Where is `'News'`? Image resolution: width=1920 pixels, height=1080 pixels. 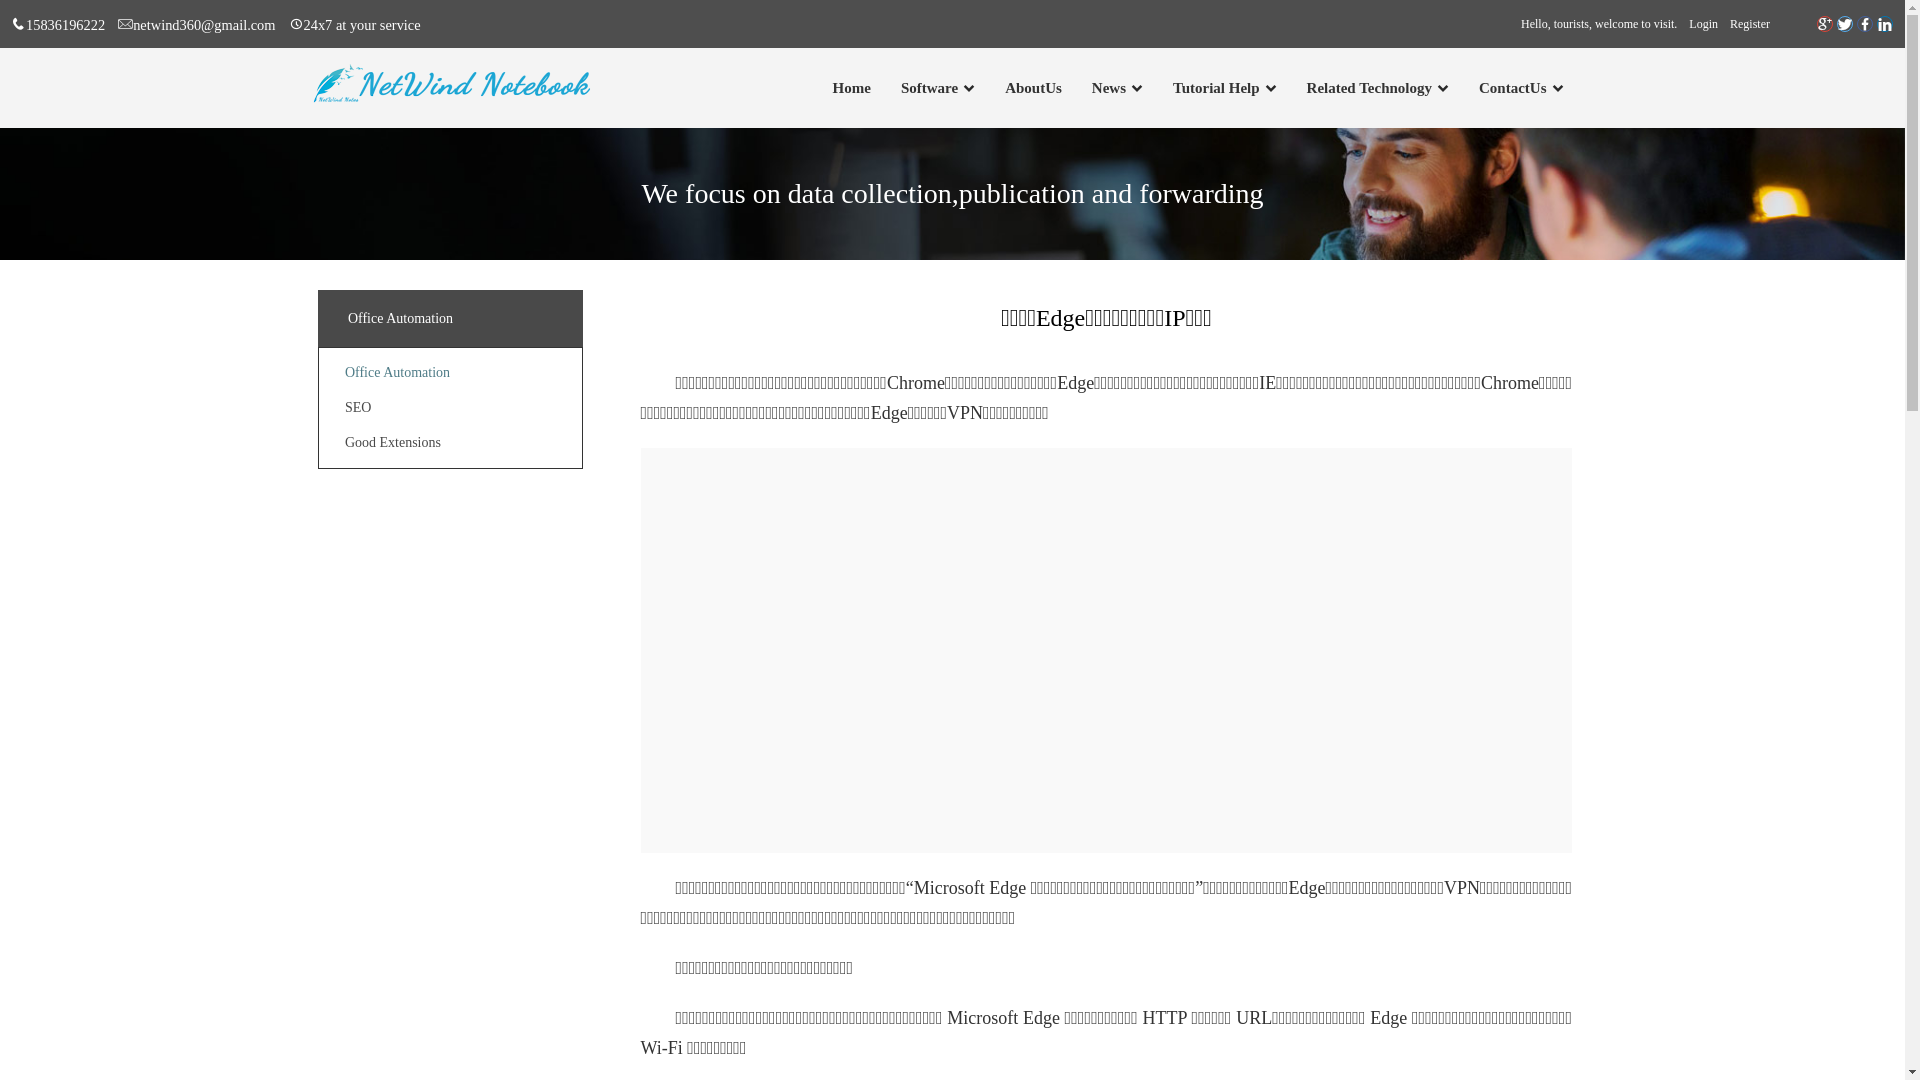 'News' is located at coordinates (1107, 87).